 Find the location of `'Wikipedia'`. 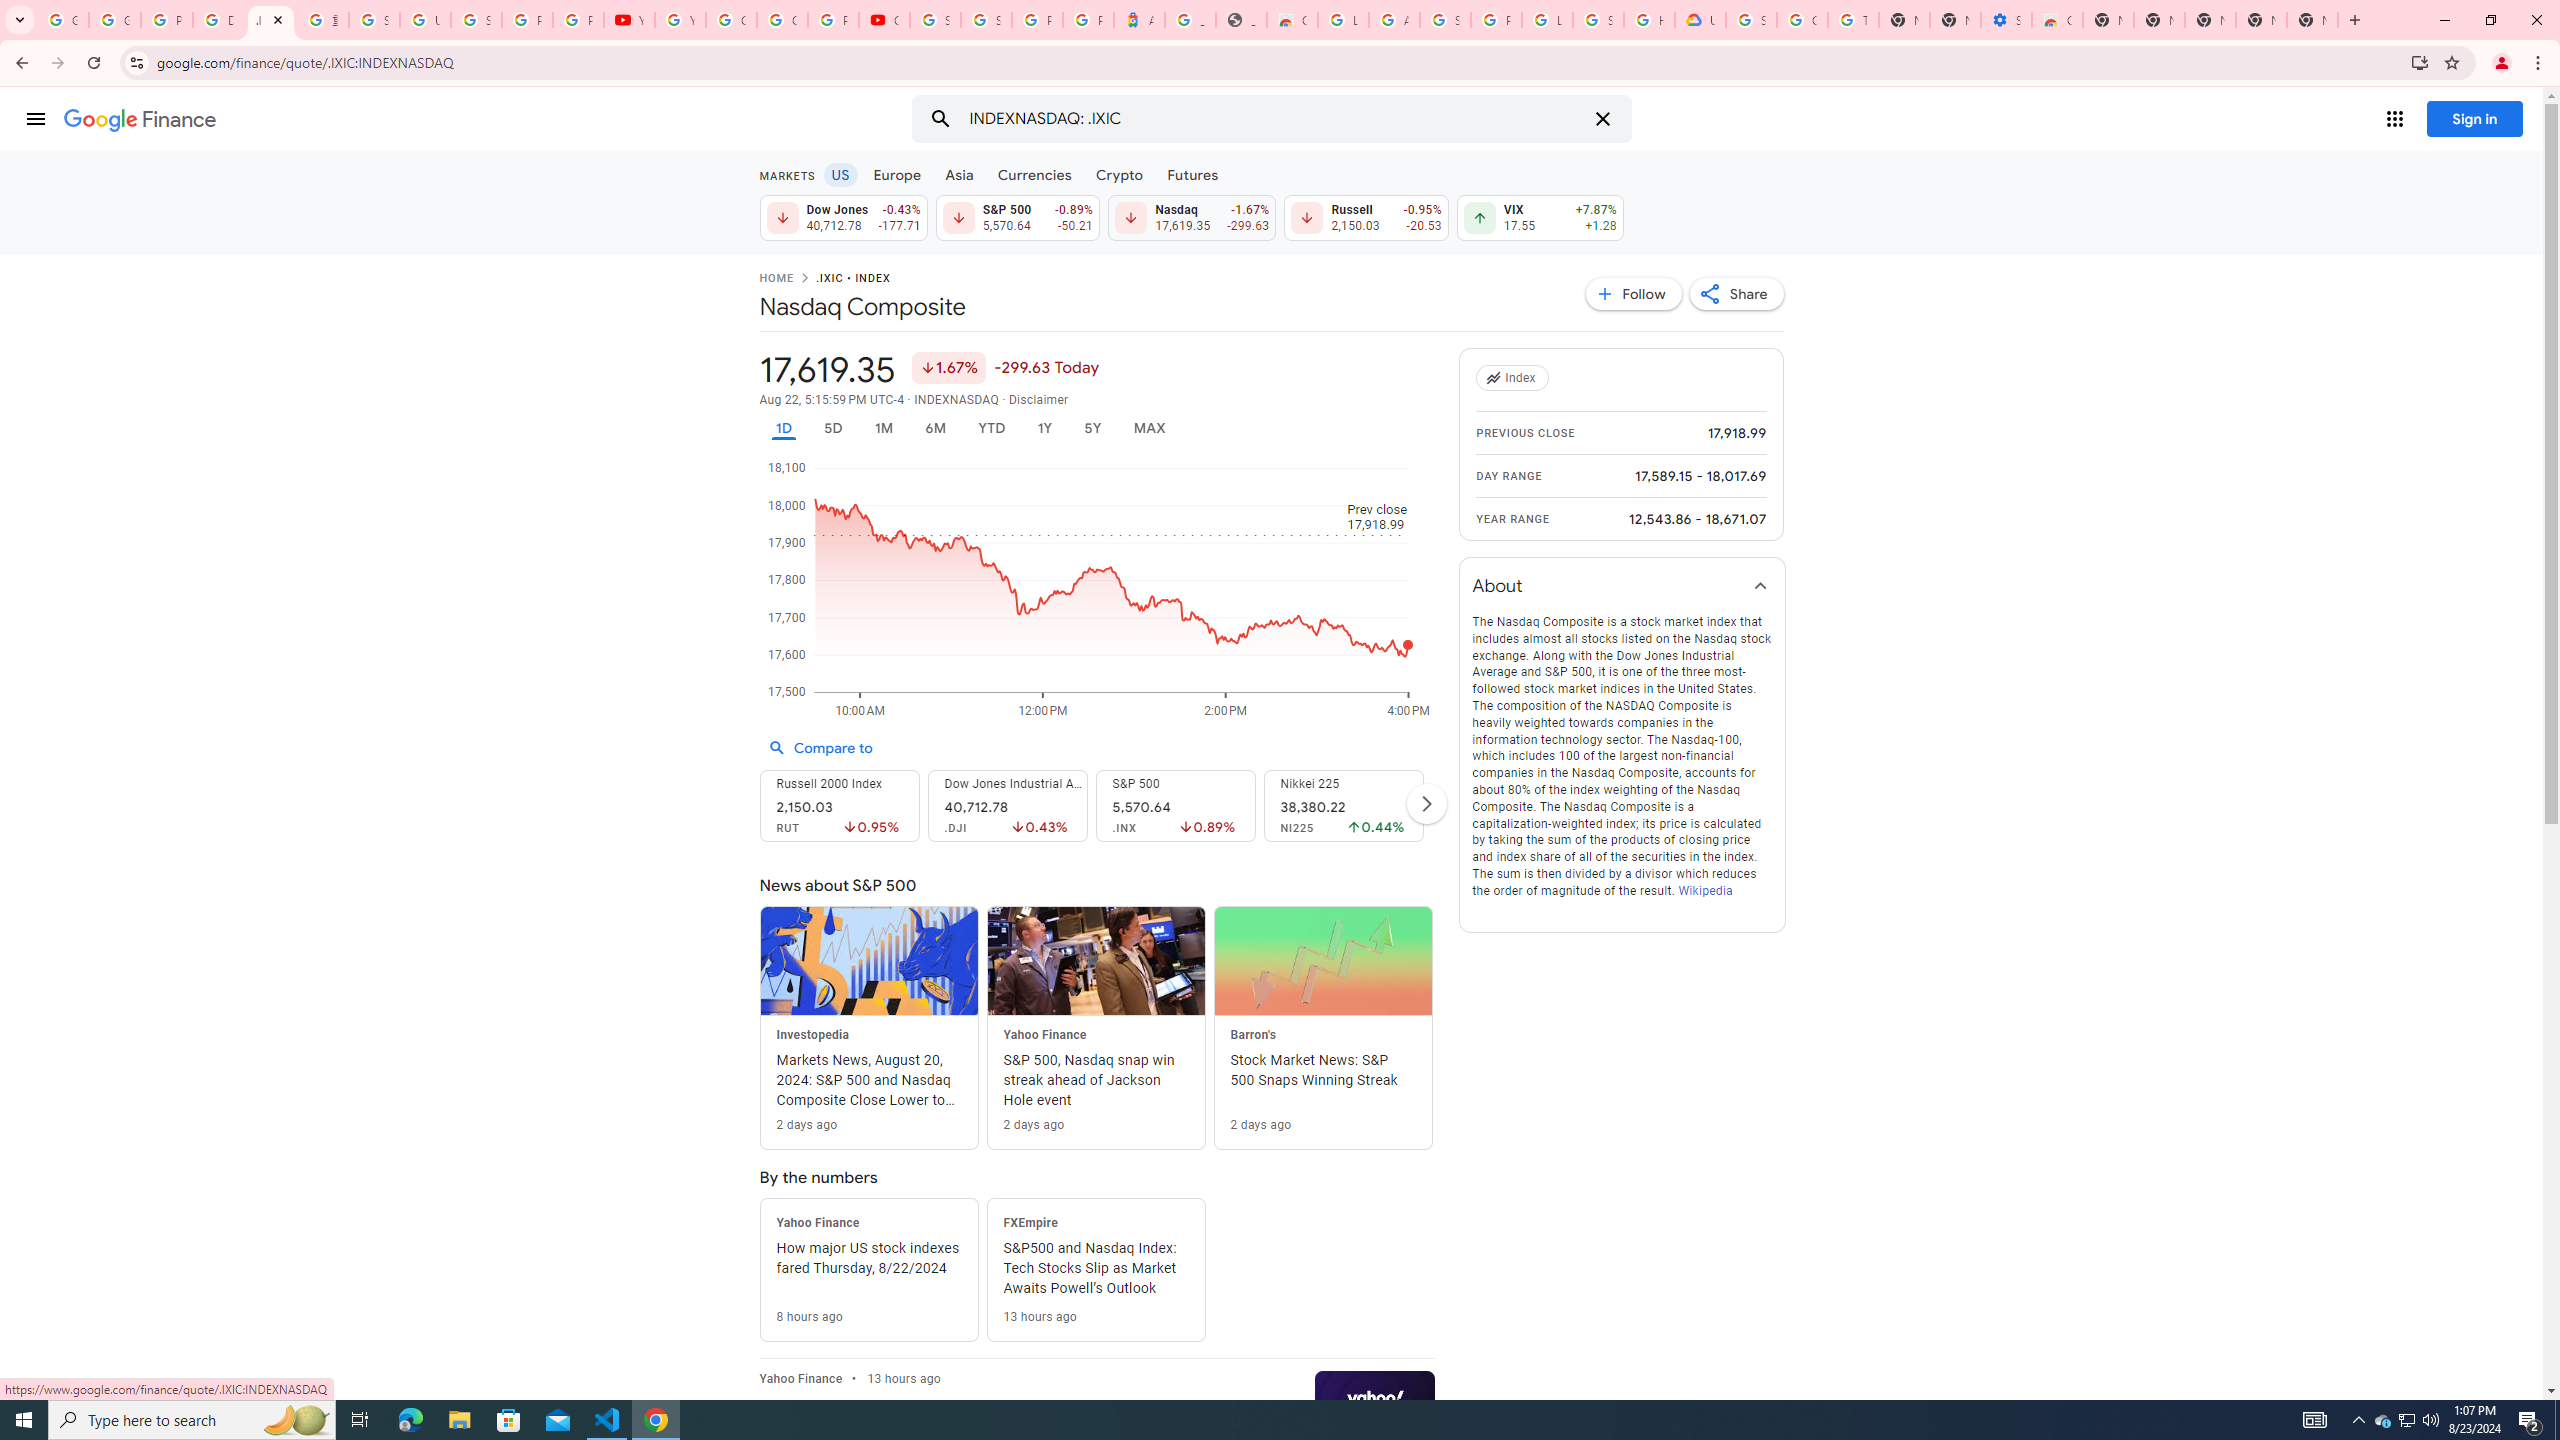

'Wikipedia' is located at coordinates (1703, 889).